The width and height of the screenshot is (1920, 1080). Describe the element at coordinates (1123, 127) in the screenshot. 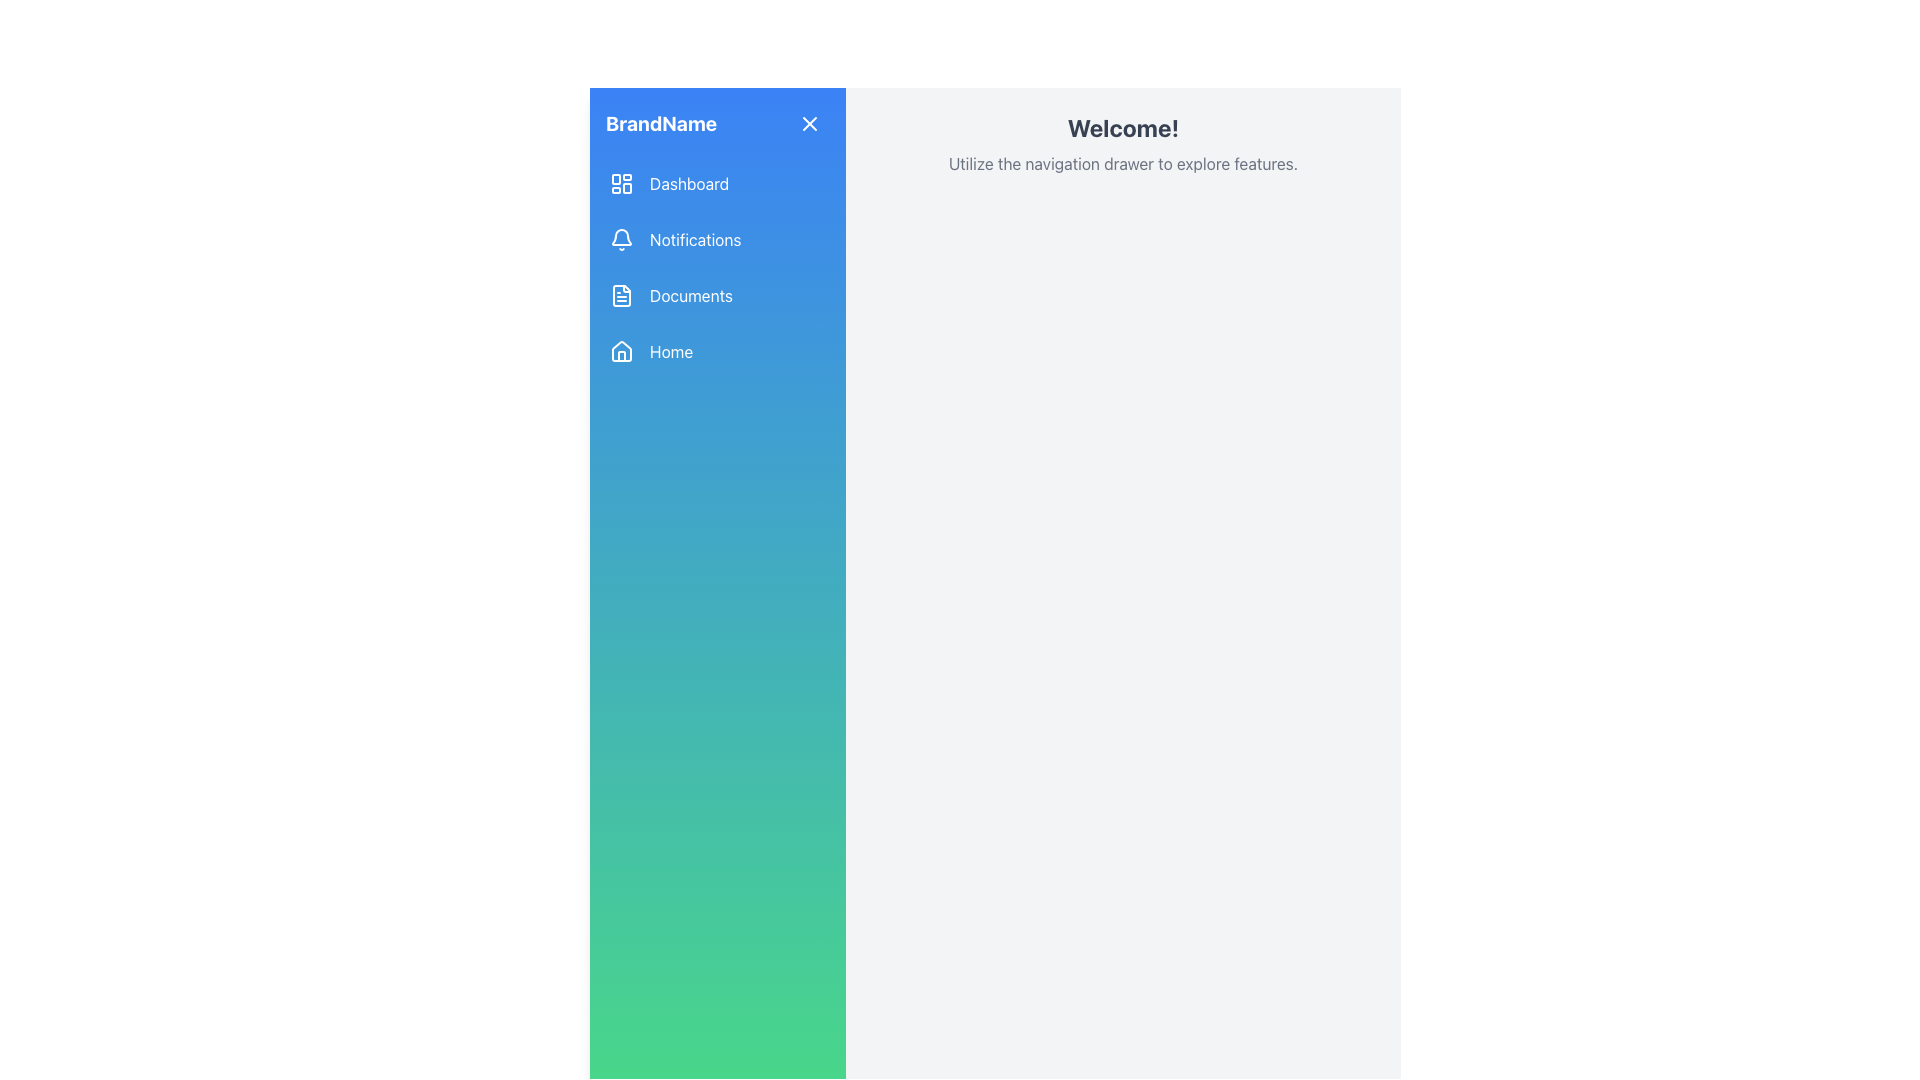

I see `the static text element displaying 'Welcome!' which is styled in bold and large black font and positioned at the top center of the content section` at that location.